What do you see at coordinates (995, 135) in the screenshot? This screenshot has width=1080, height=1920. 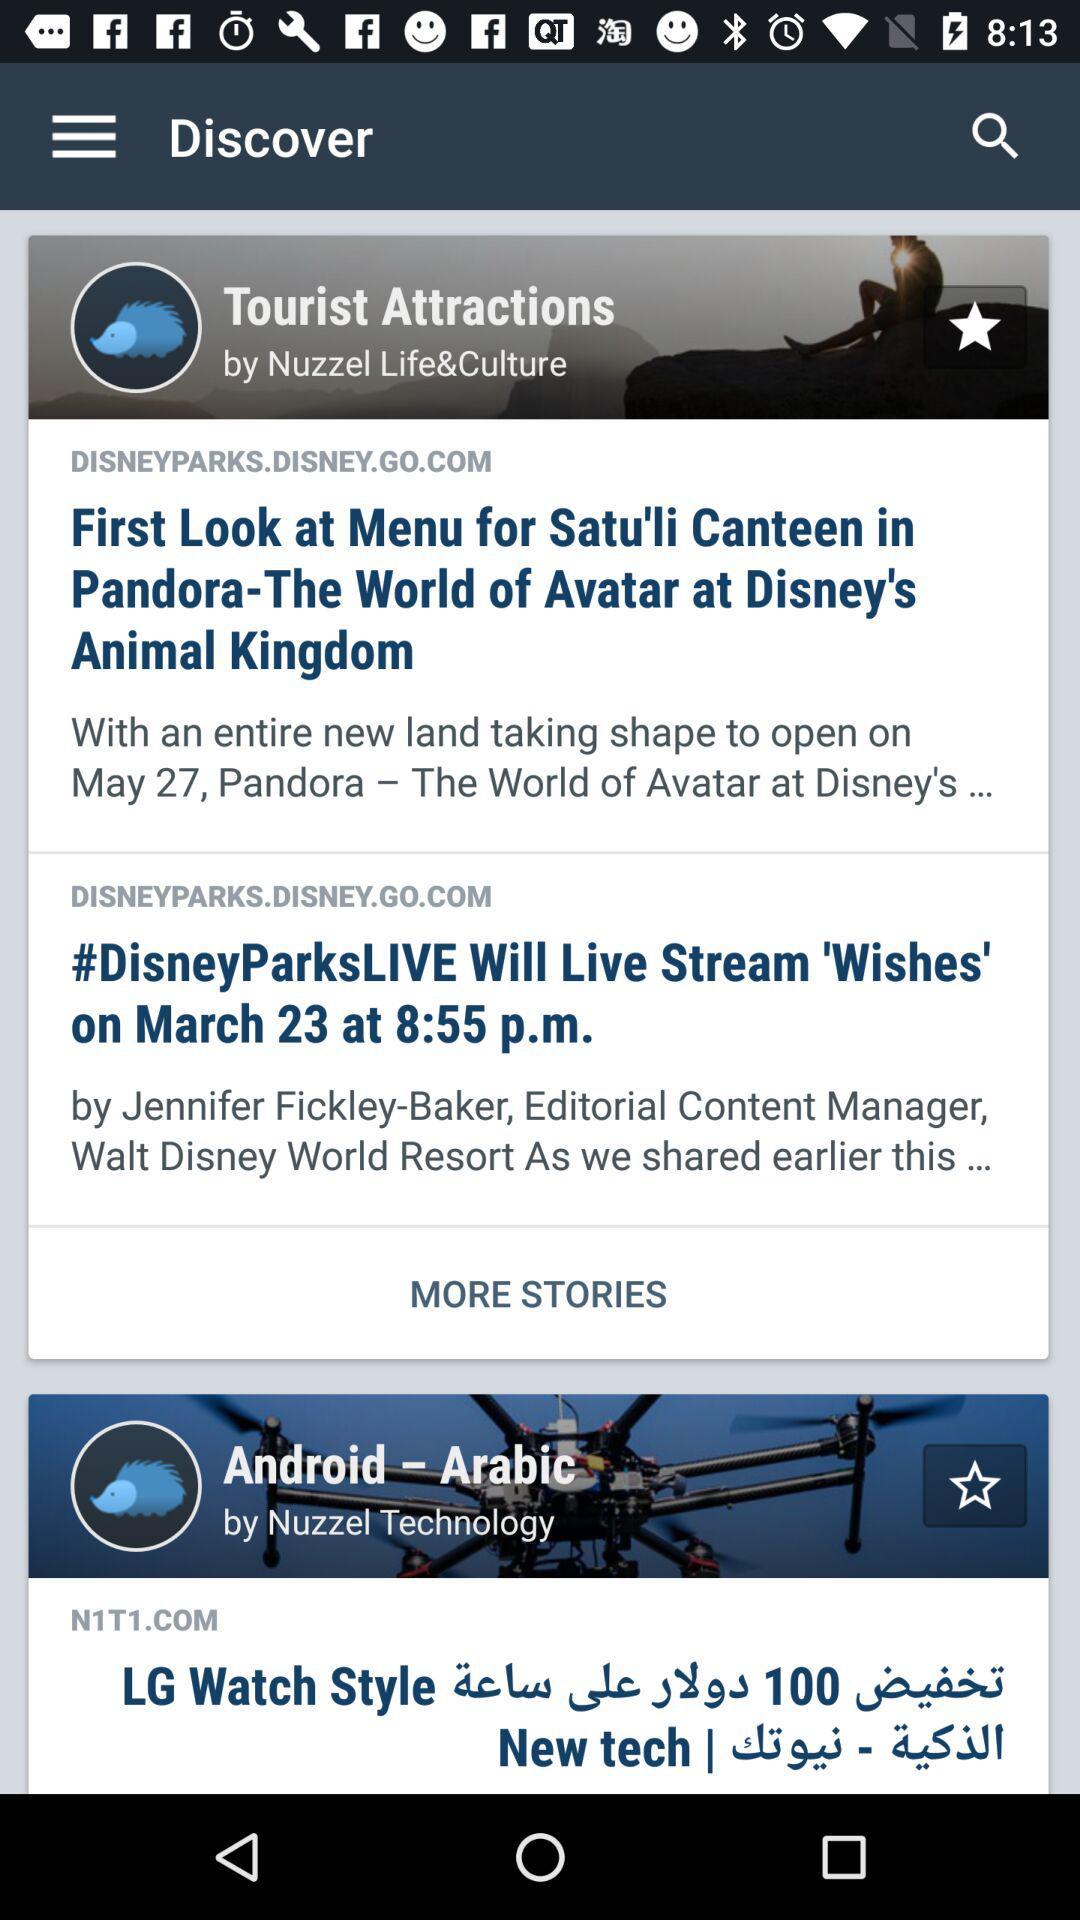 I see `icon next to the discover icon` at bounding box center [995, 135].